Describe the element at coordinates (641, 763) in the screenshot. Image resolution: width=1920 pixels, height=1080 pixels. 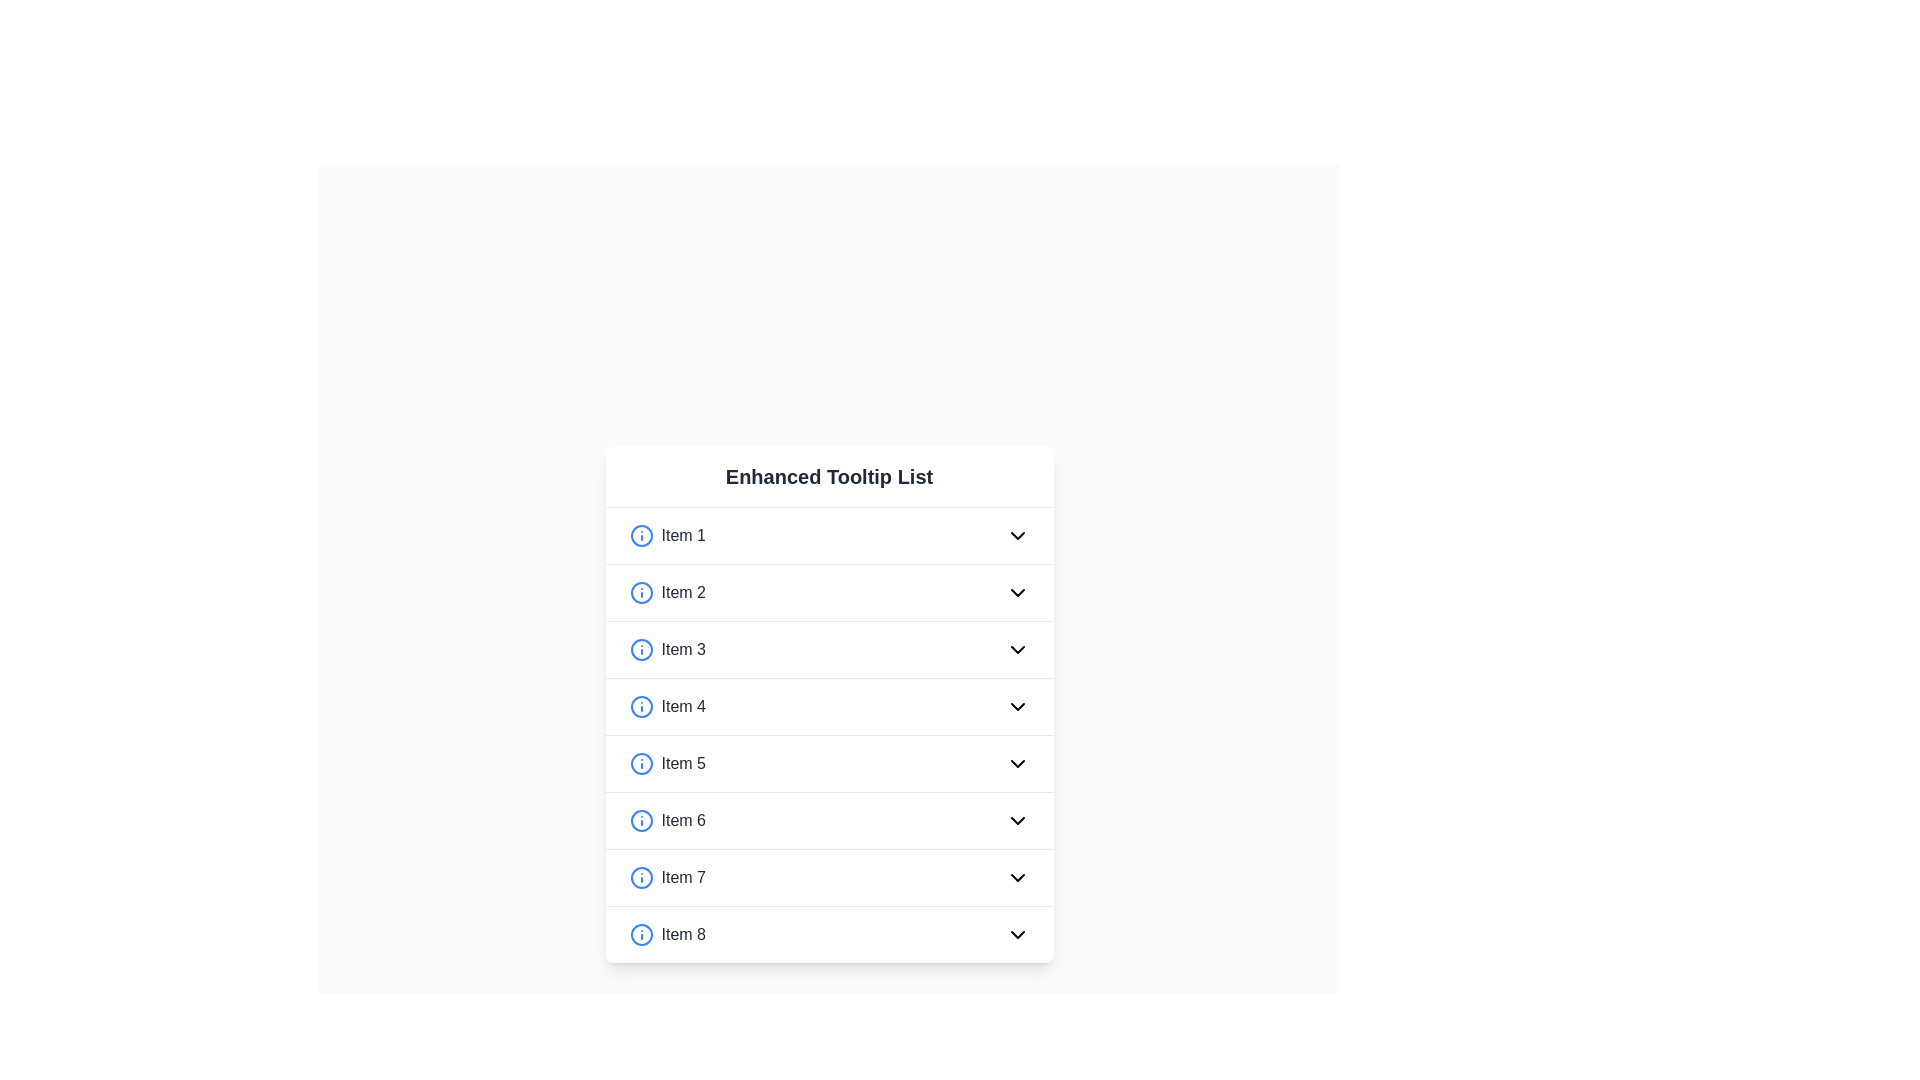
I see `the circular shape with a blue outline and white fill, which is the fifth indicator aligned to the left of 'Item 5' in the 'Enhanced Tooltip List'` at that location.